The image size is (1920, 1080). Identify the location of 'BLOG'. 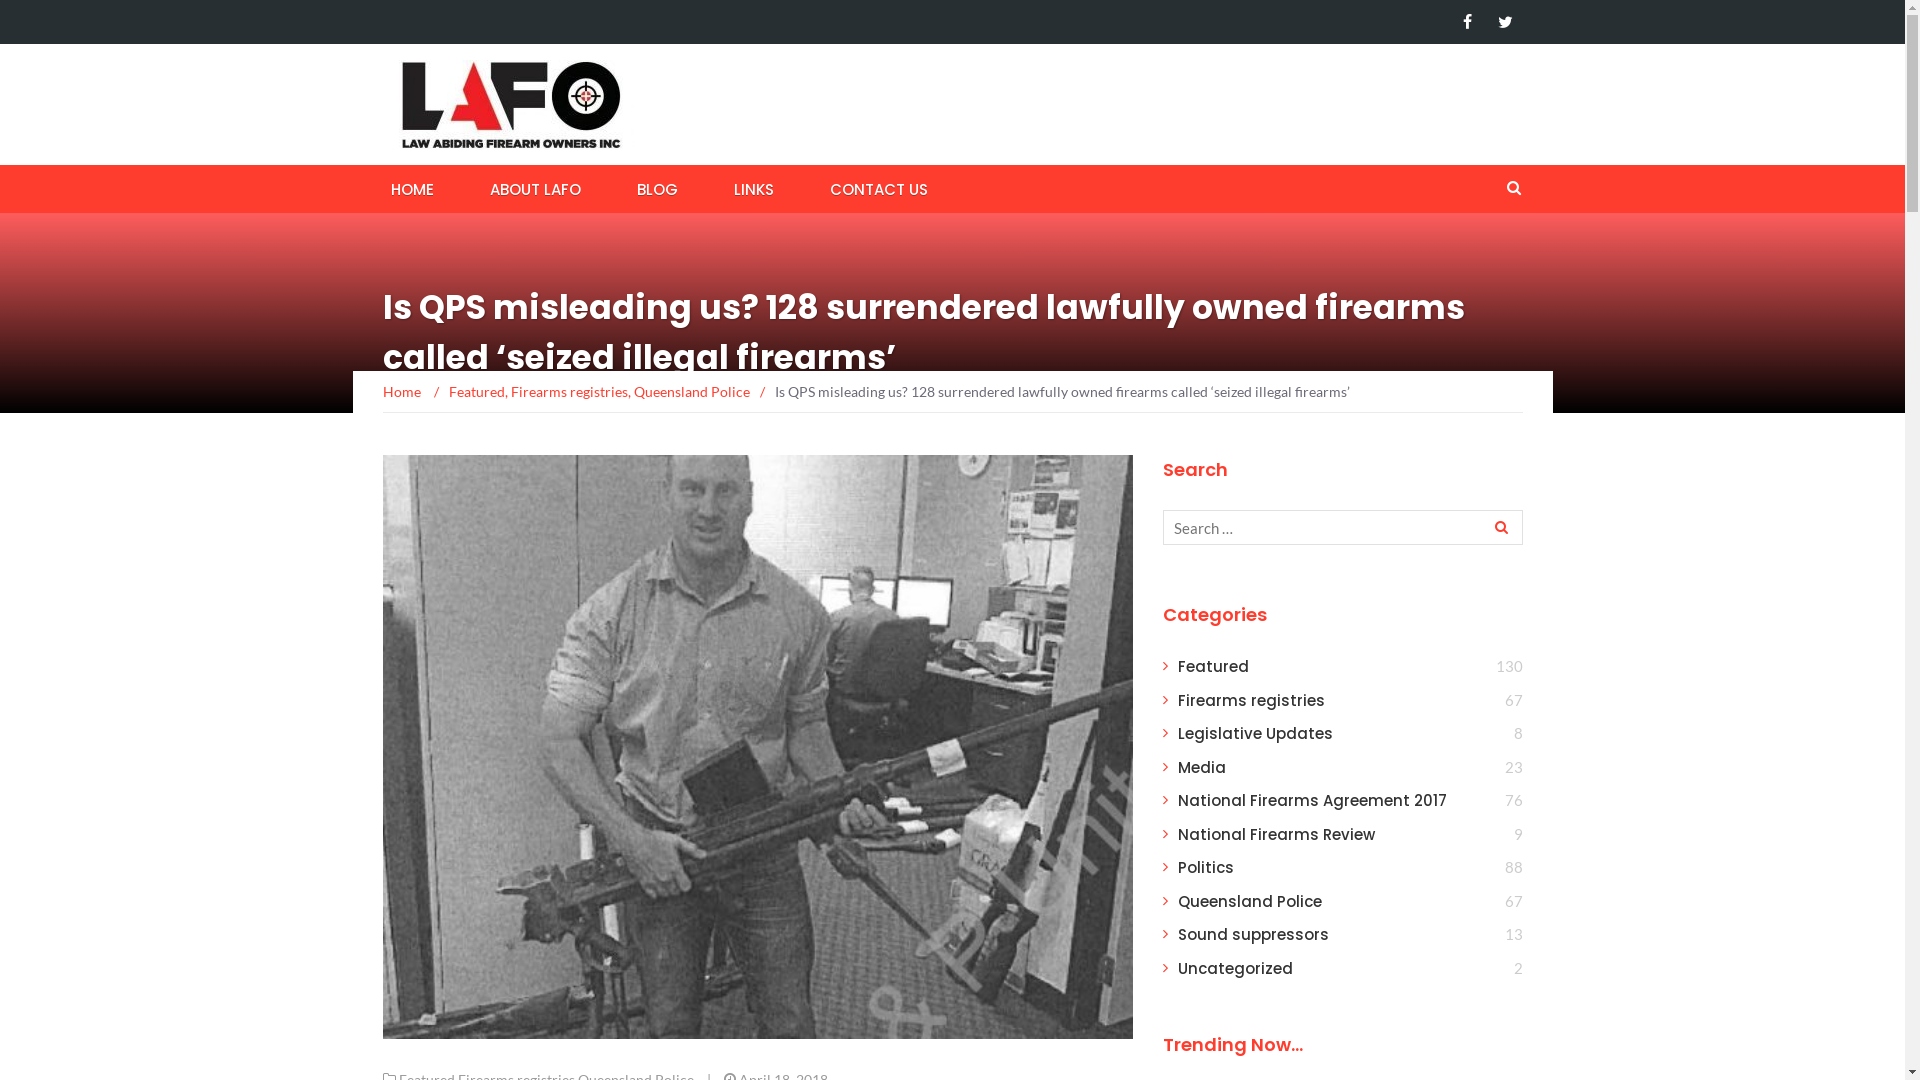
(656, 188).